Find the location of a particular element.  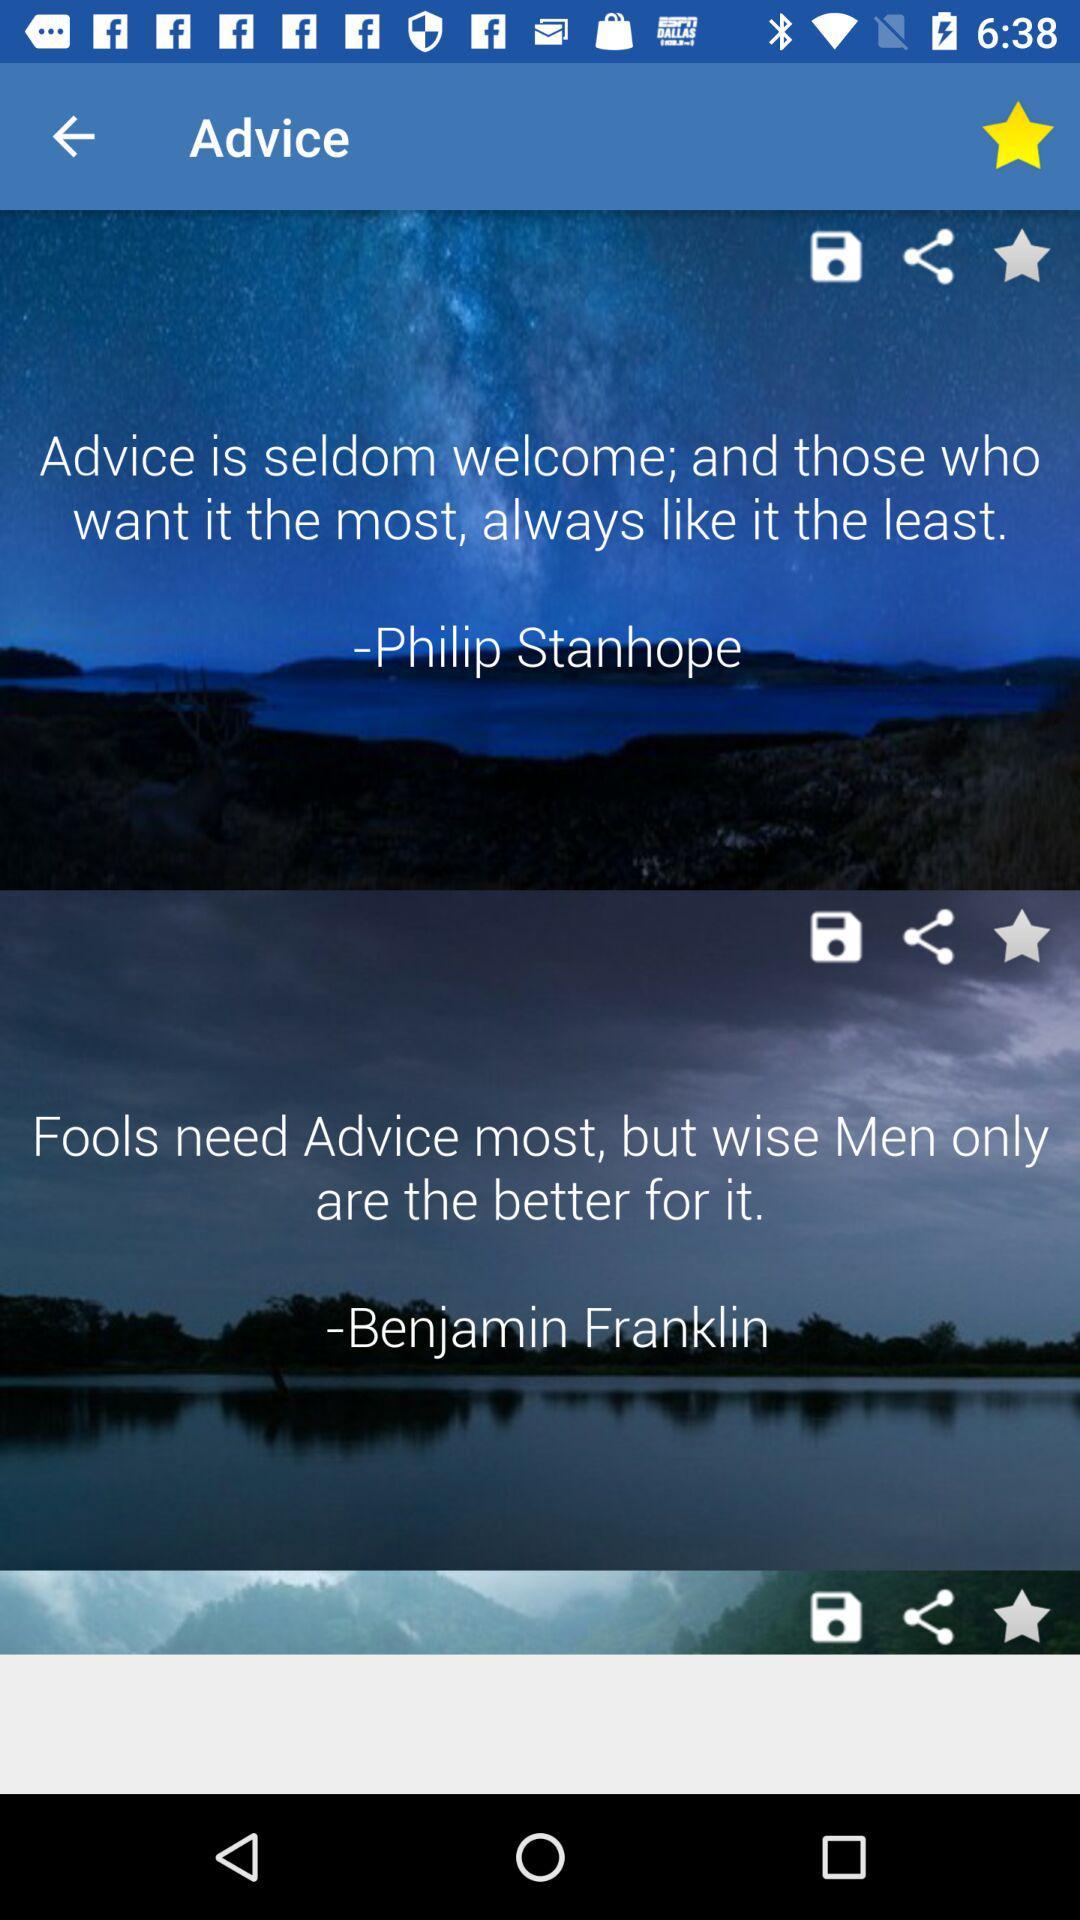

to favorite is located at coordinates (1020, 255).